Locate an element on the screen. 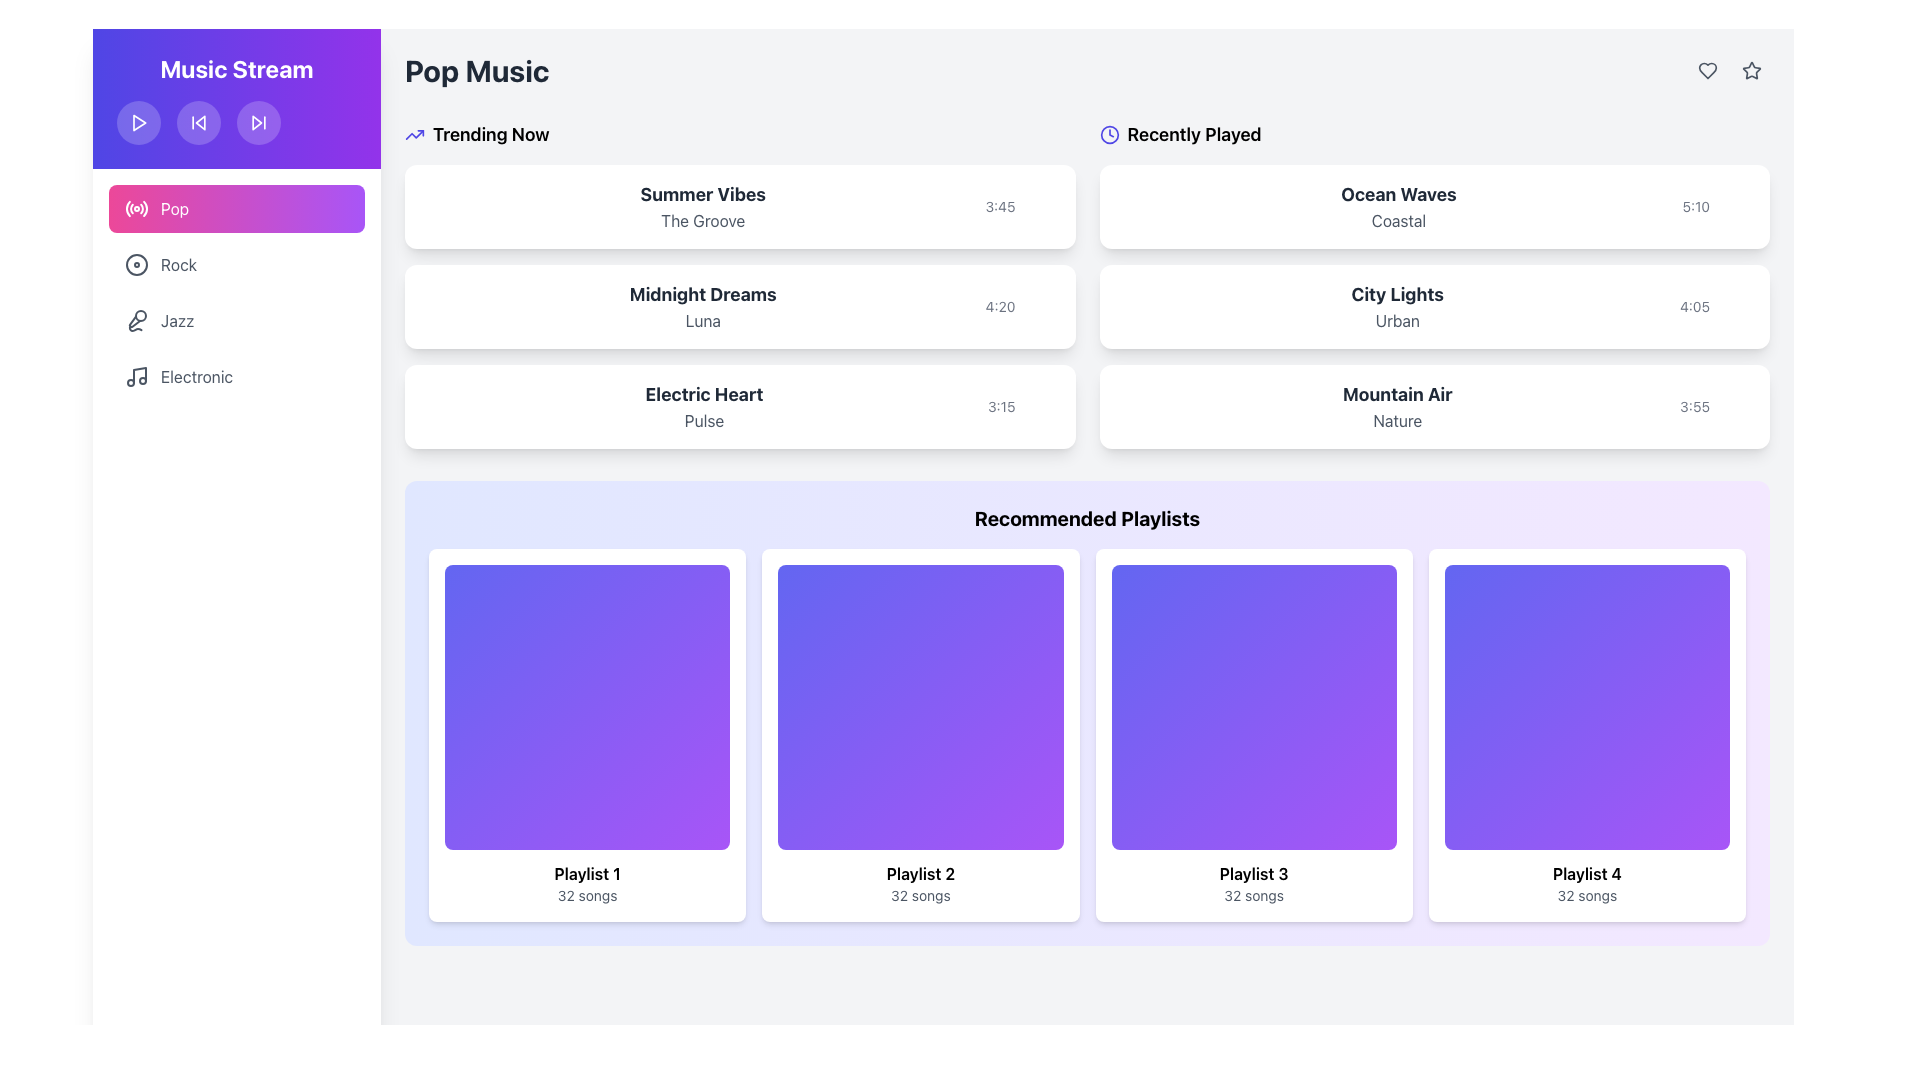 The height and width of the screenshot is (1080, 1920). the first button in the vertical list on the left sidebar that is intended to filter or navigate content related to 'Pop' music is located at coordinates (236, 208).